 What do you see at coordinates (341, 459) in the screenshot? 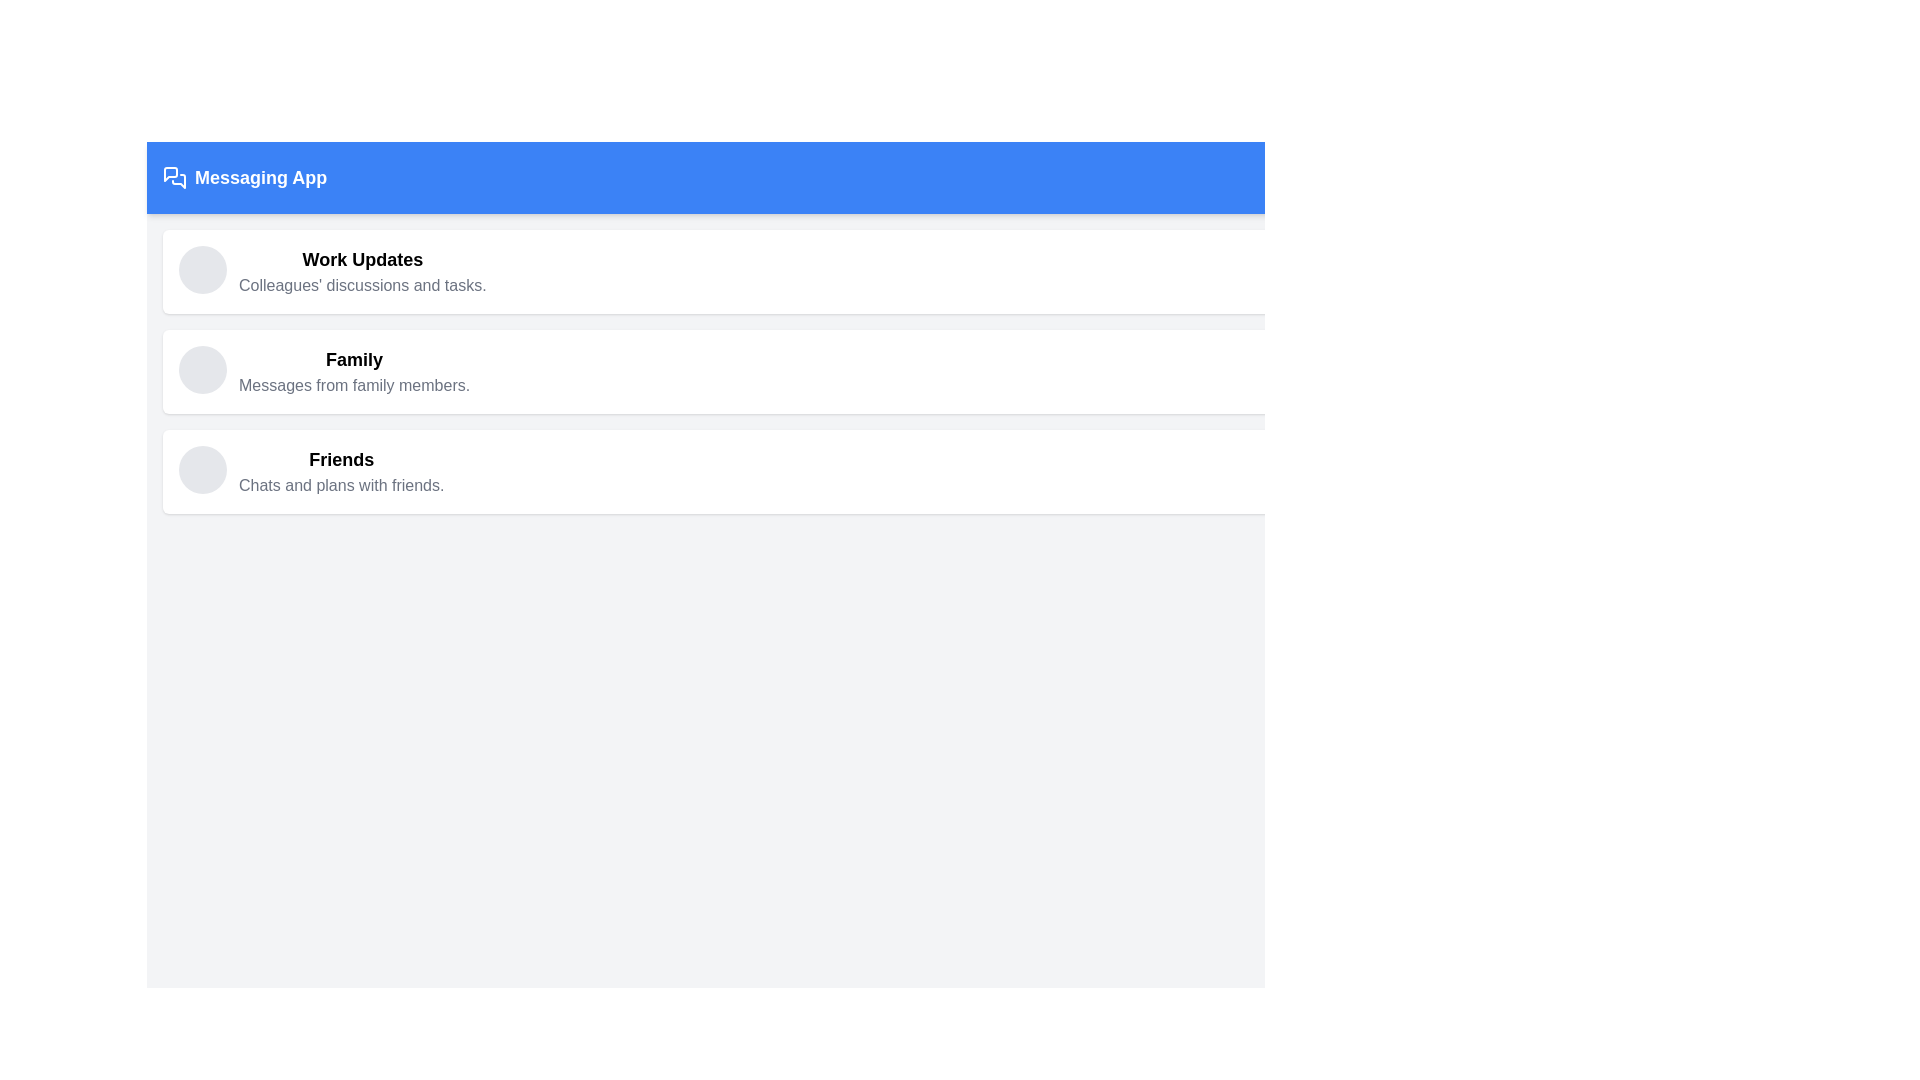
I see `text element labeled 'Friends', which is styled in bold and larger font, located in the third section of a list layout above the text 'Chats and plans with friends'` at bounding box center [341, 459].